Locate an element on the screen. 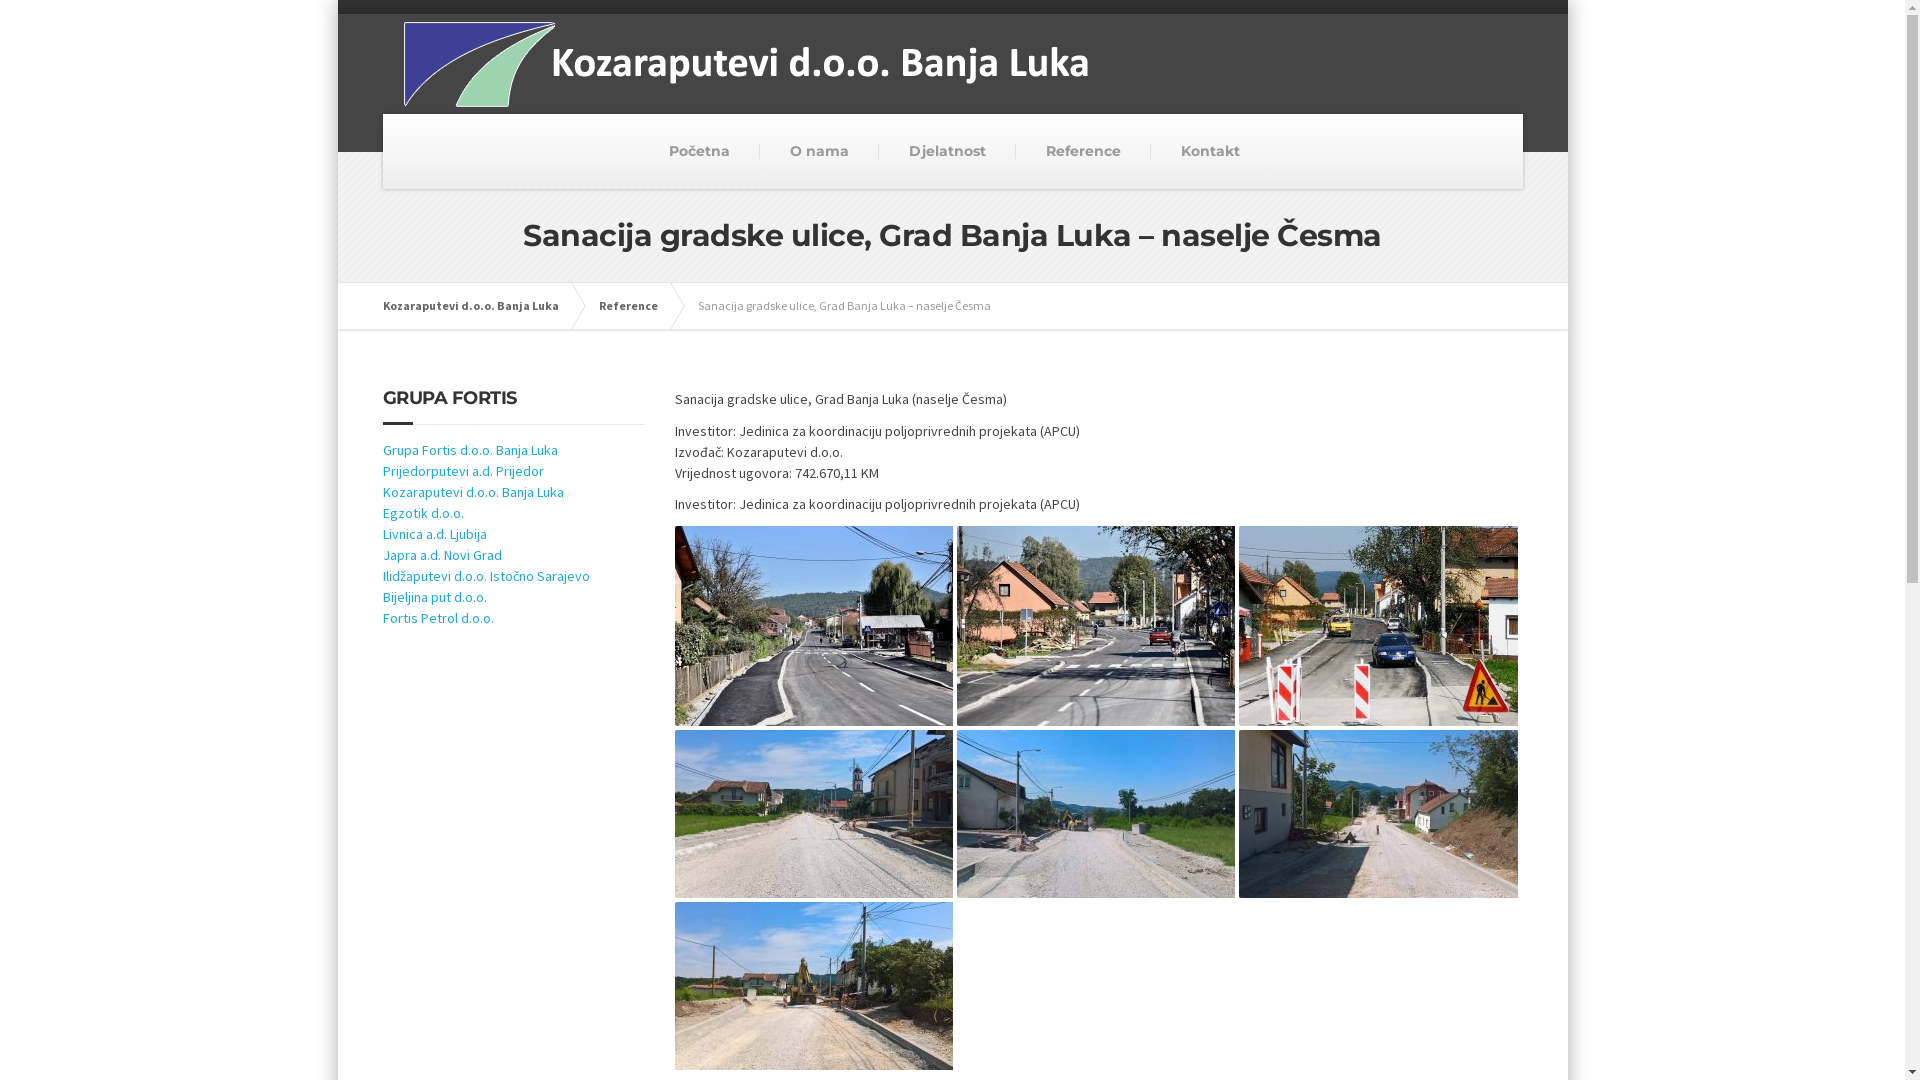  'Reference' is located at coordinates (636, 305).